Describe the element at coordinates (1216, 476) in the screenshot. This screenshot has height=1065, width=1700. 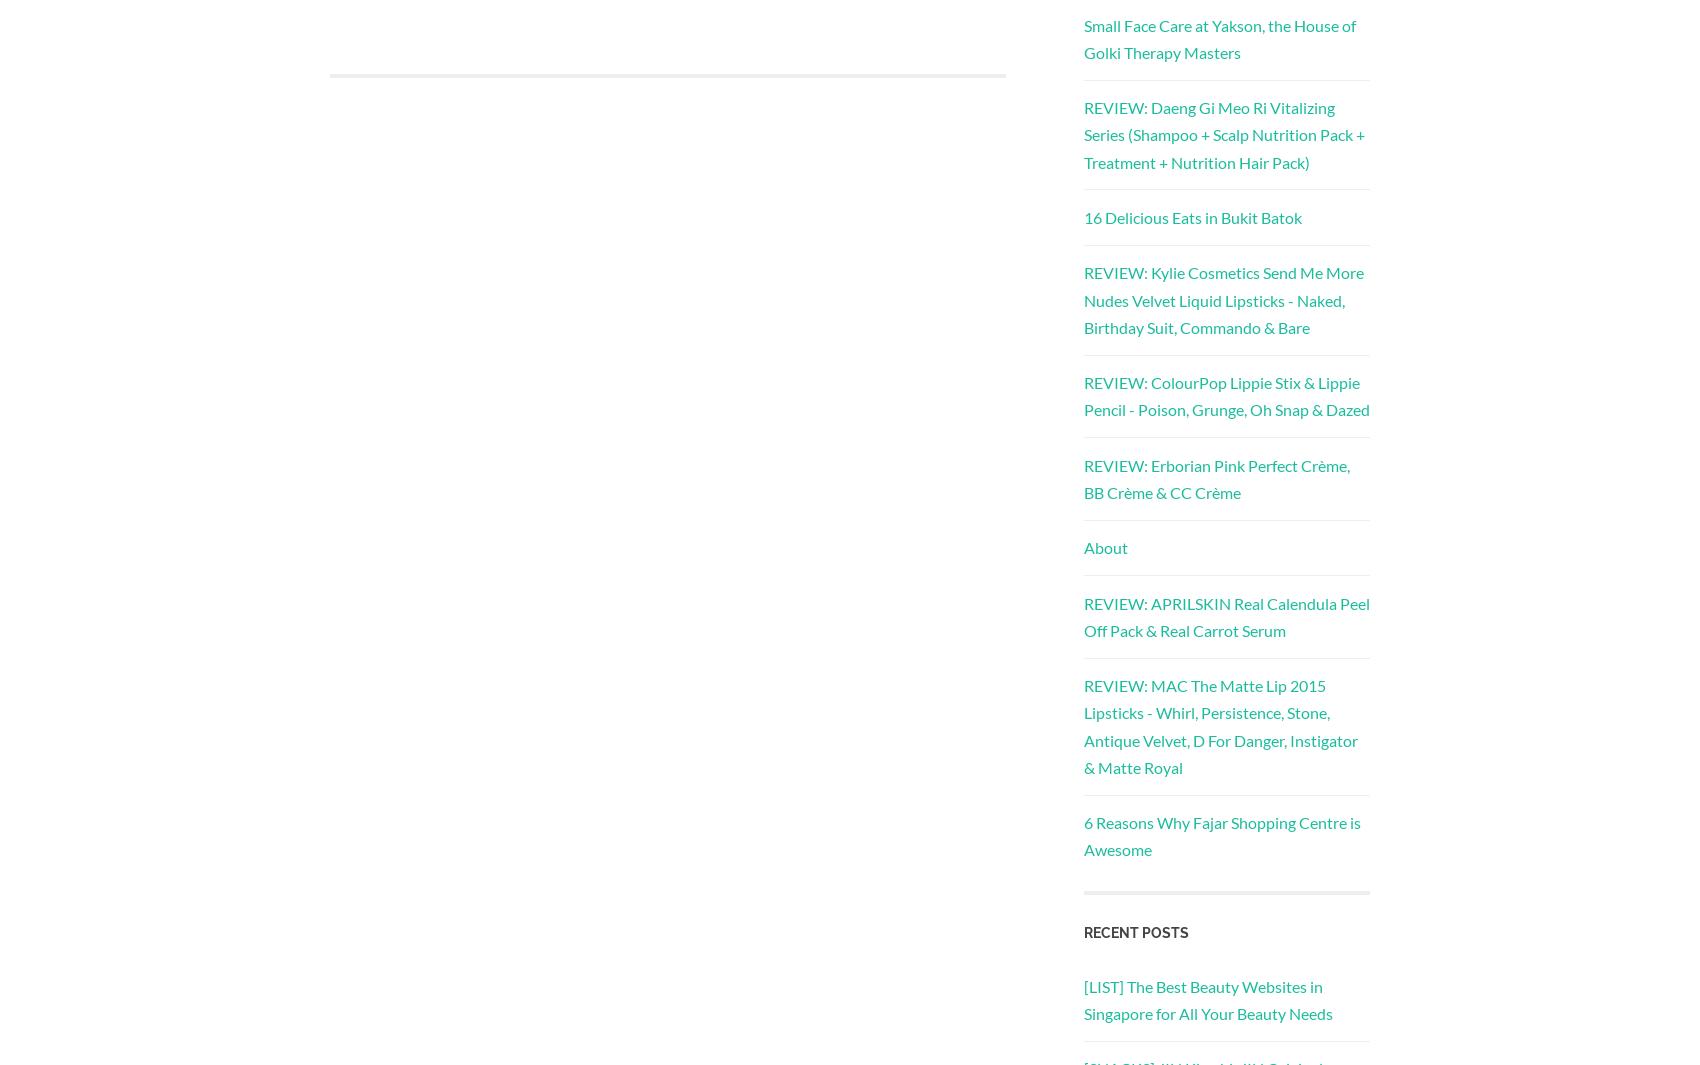
I see `'REVIEW: Erborian Pink Perfect Crème, BB Crème & CC Crème'` at that location.